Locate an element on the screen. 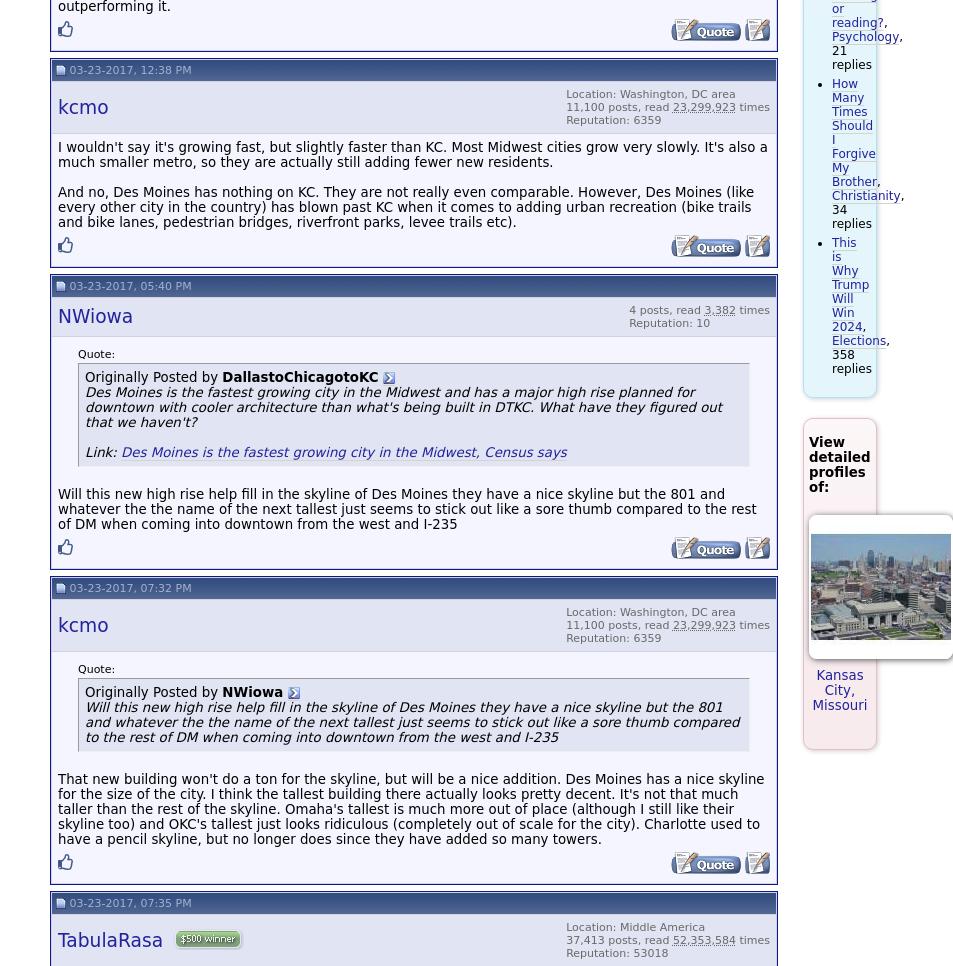  ', 34 replies' is located at coordinates (867, 208).